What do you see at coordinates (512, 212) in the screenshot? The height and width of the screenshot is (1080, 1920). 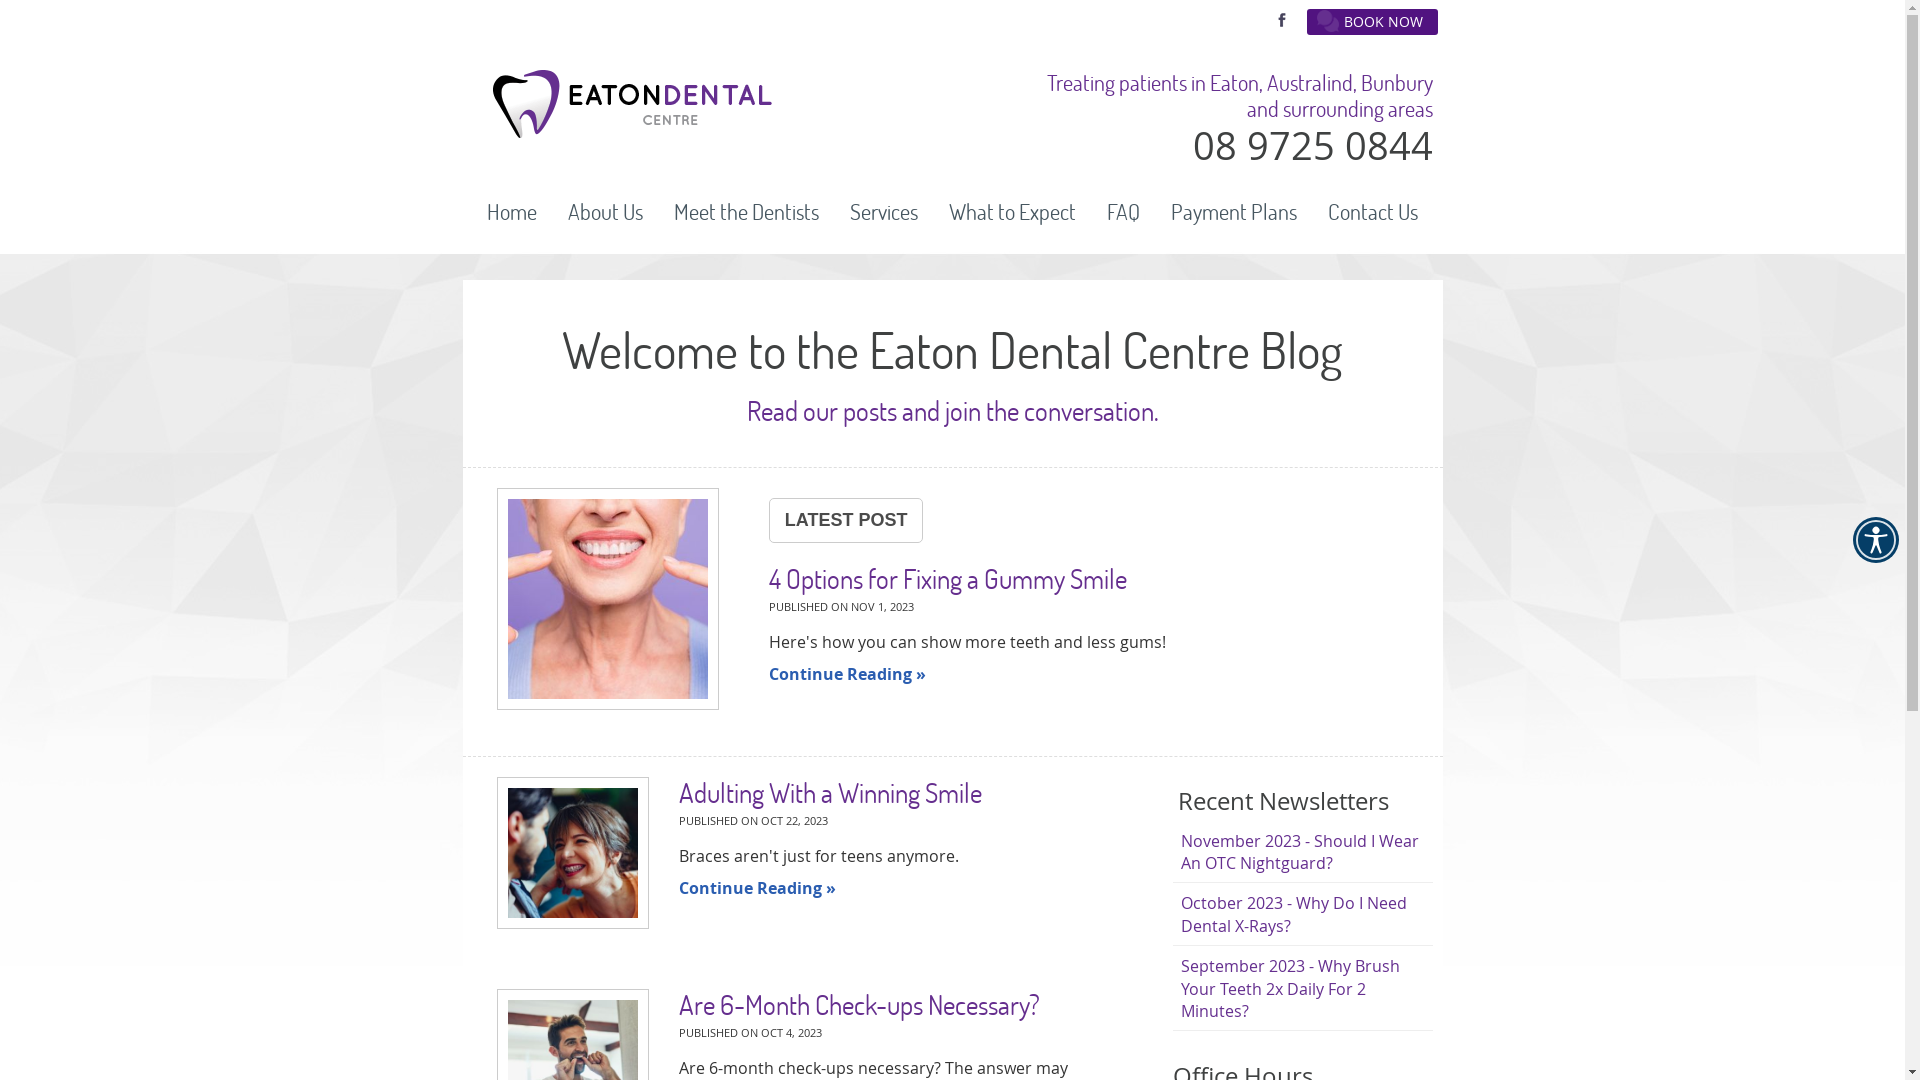 I see `'Home'` at bounding box center [512, 212].